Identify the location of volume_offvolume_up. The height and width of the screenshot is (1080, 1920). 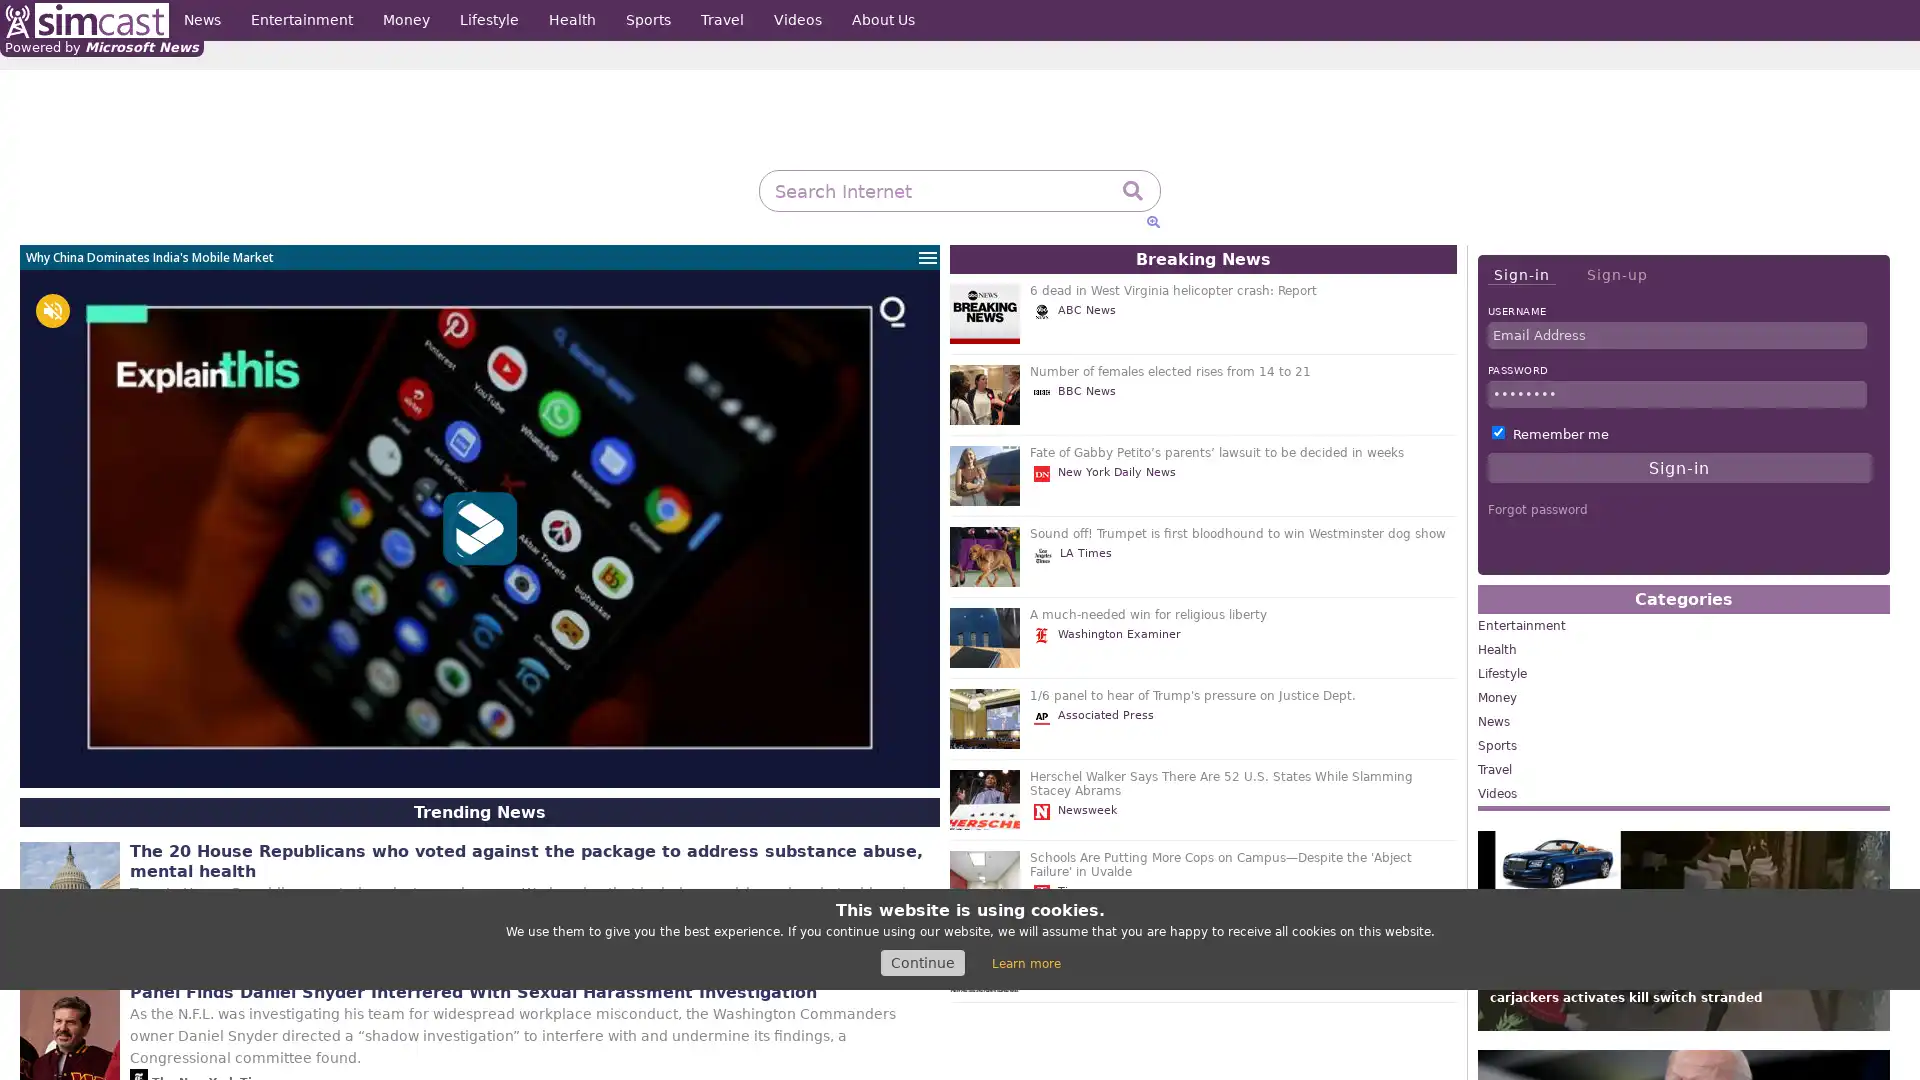
(52, 311).